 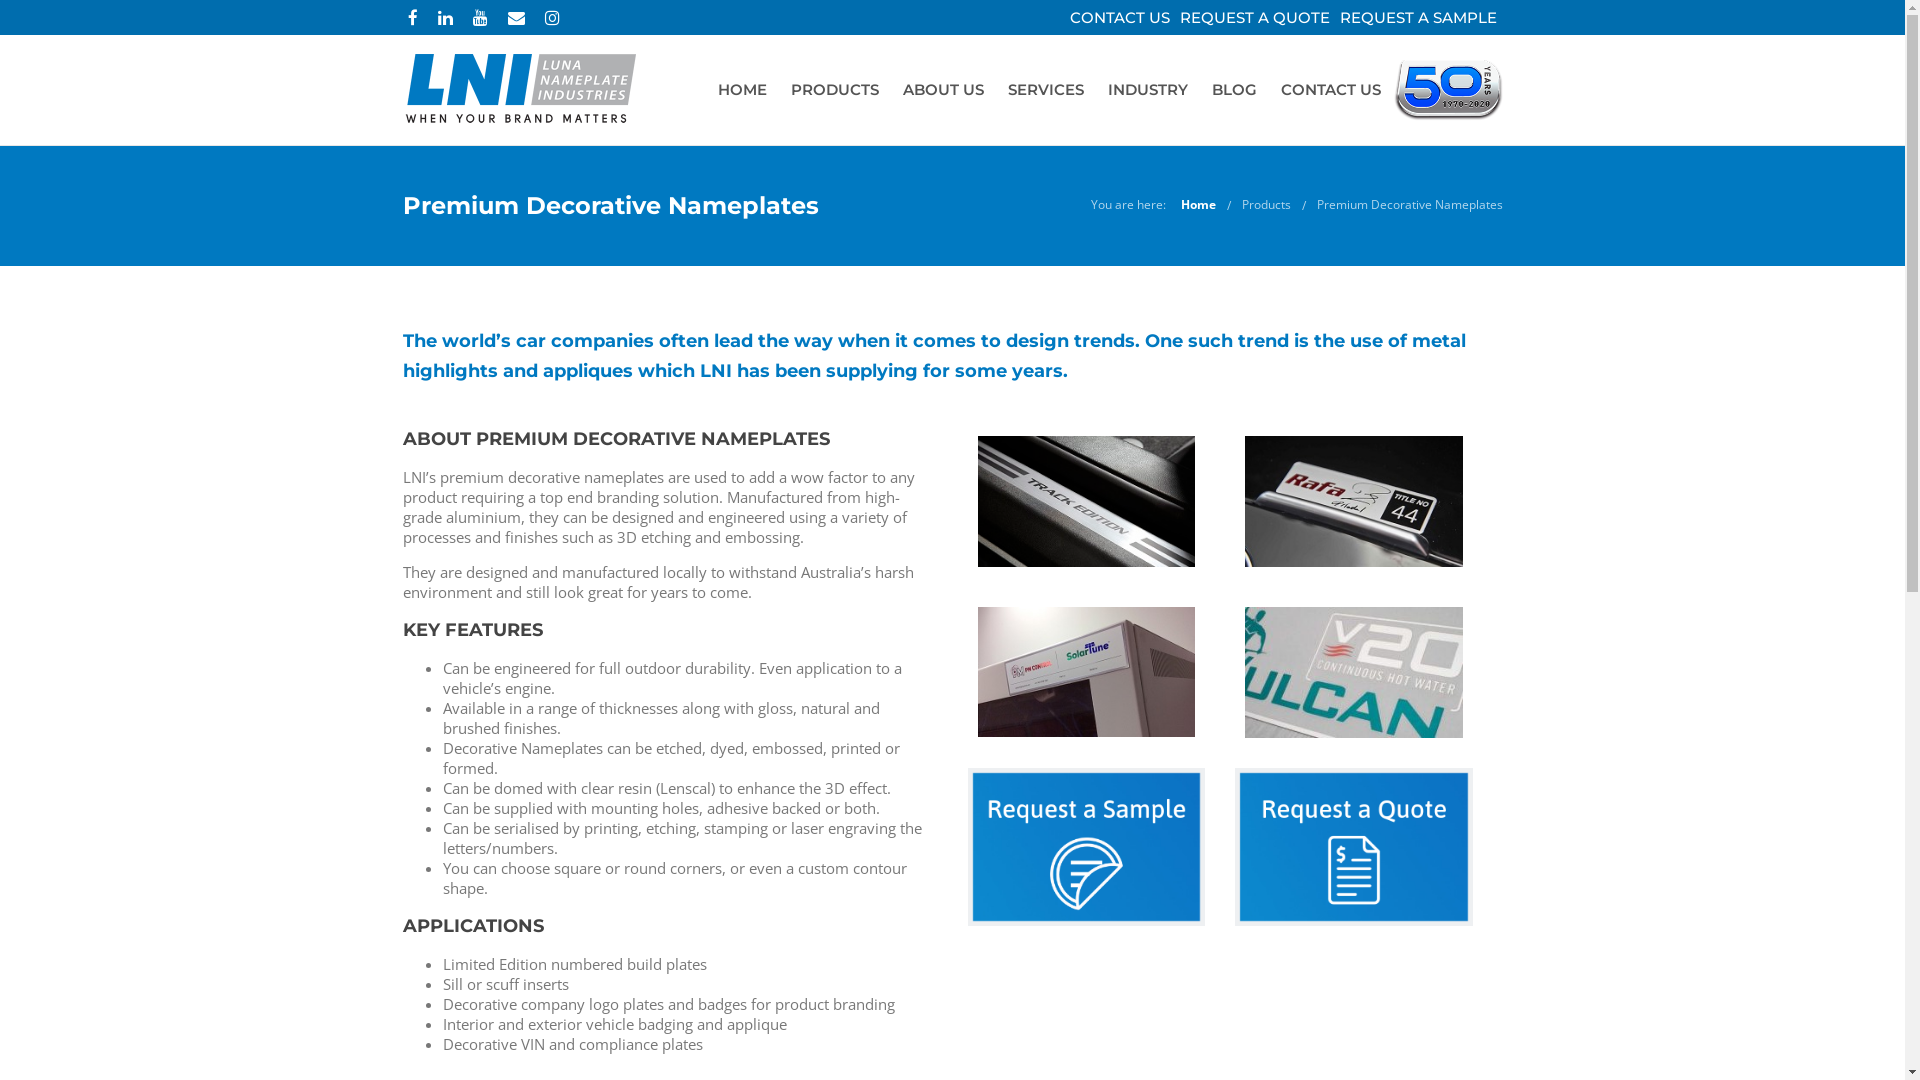 What do you see at coordinates (834, 88) in the screenshot?
I see `'PRODUCTS'` at bounding box center [834, 88].